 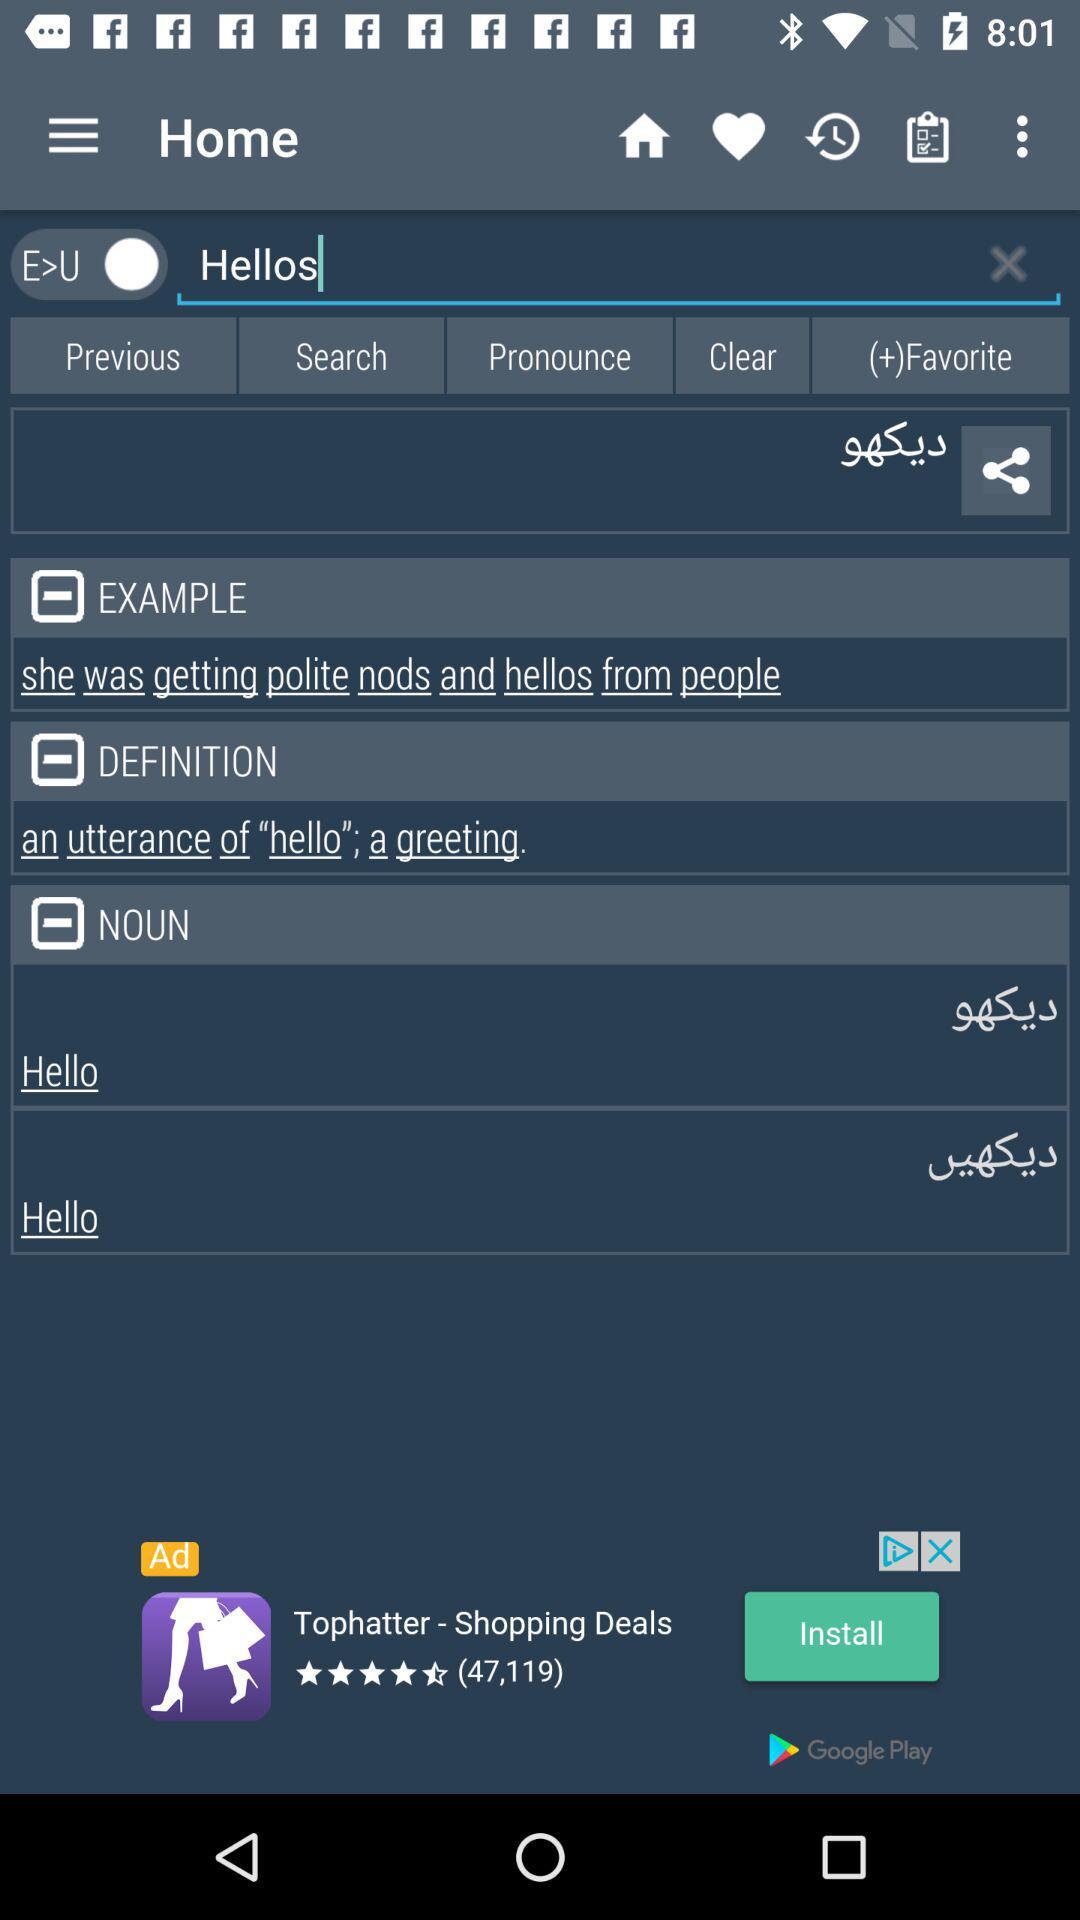 I want to click on click advertisement, so click(x=540, y=1662).